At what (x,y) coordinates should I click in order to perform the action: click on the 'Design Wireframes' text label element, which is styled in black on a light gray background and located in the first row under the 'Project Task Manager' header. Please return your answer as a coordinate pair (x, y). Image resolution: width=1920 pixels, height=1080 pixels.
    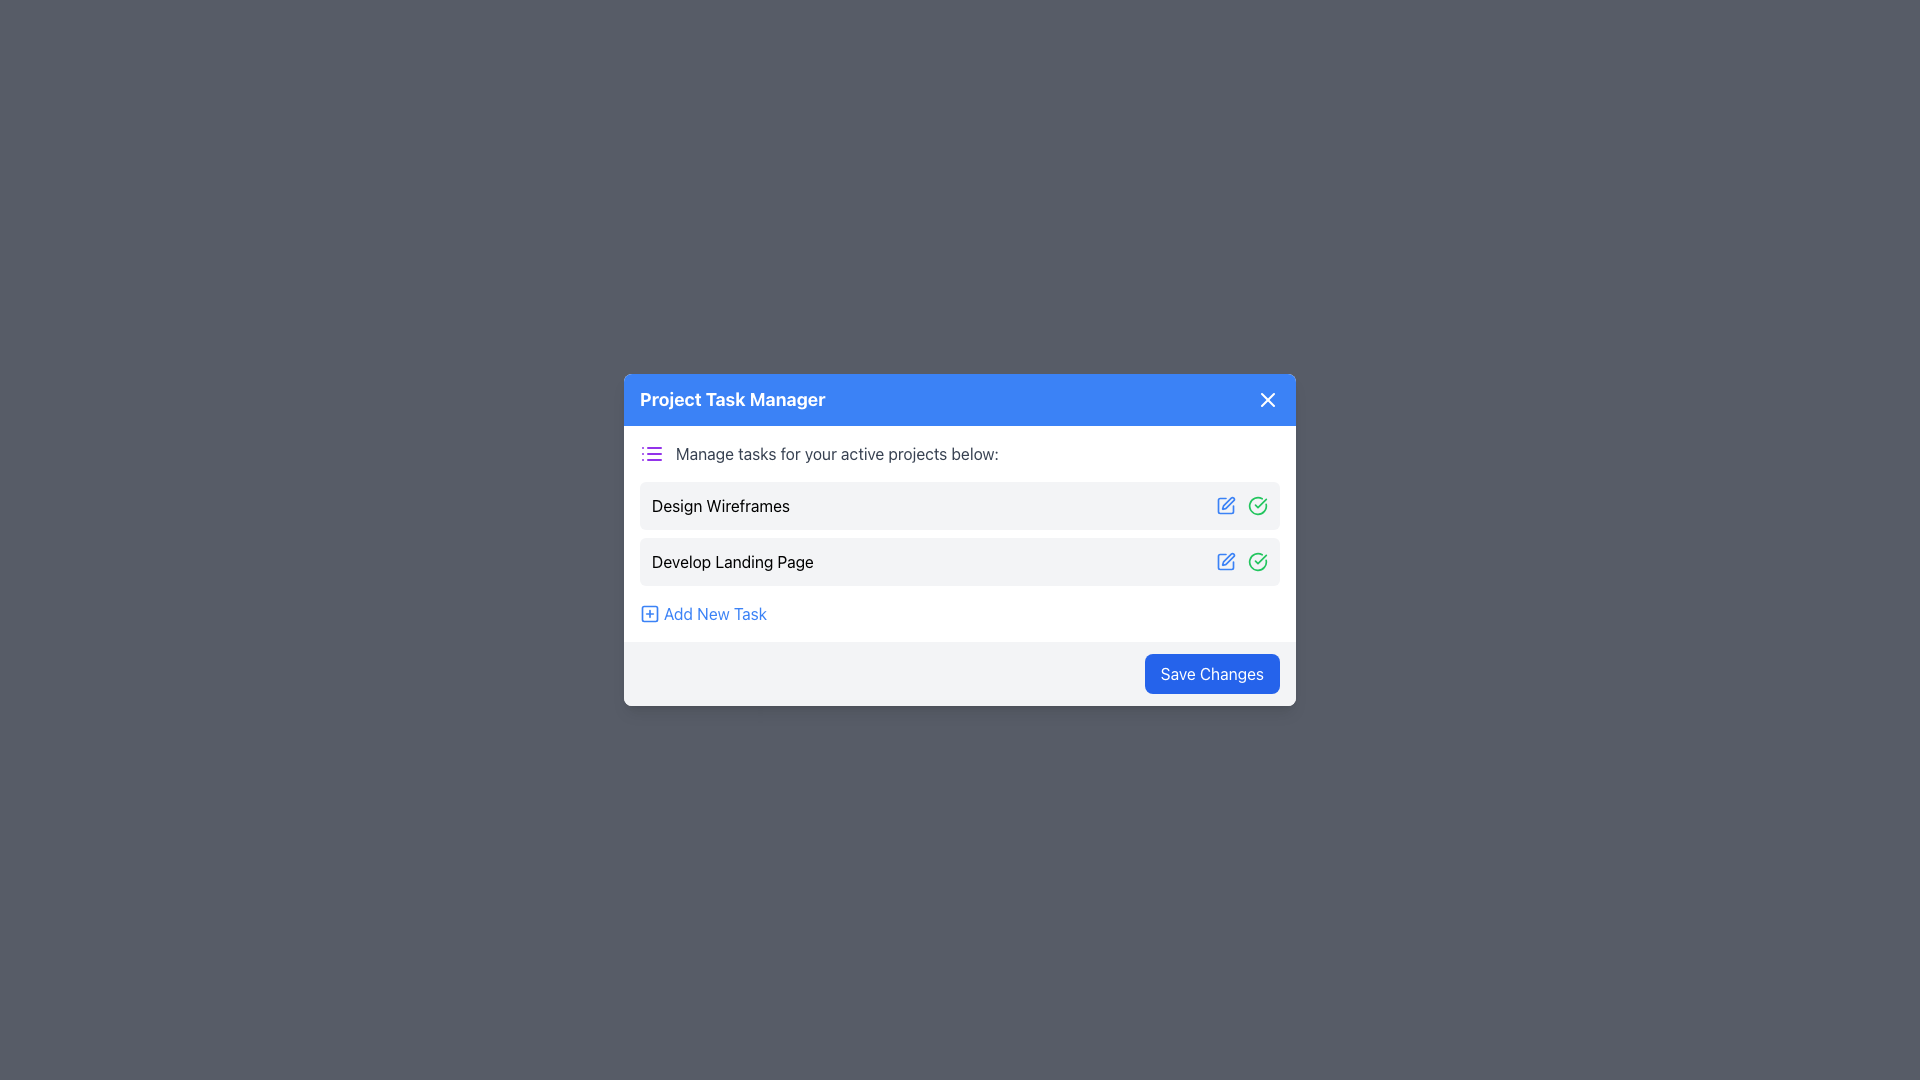
    Looking at the image, I should click on (720, 504).